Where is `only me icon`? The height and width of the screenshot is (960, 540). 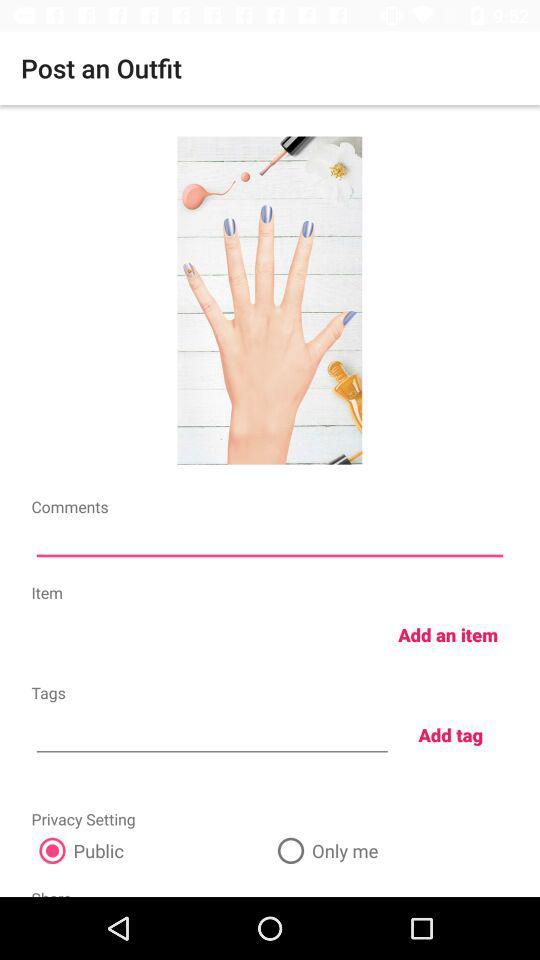 only me icon is located at coordinates (389, 849).